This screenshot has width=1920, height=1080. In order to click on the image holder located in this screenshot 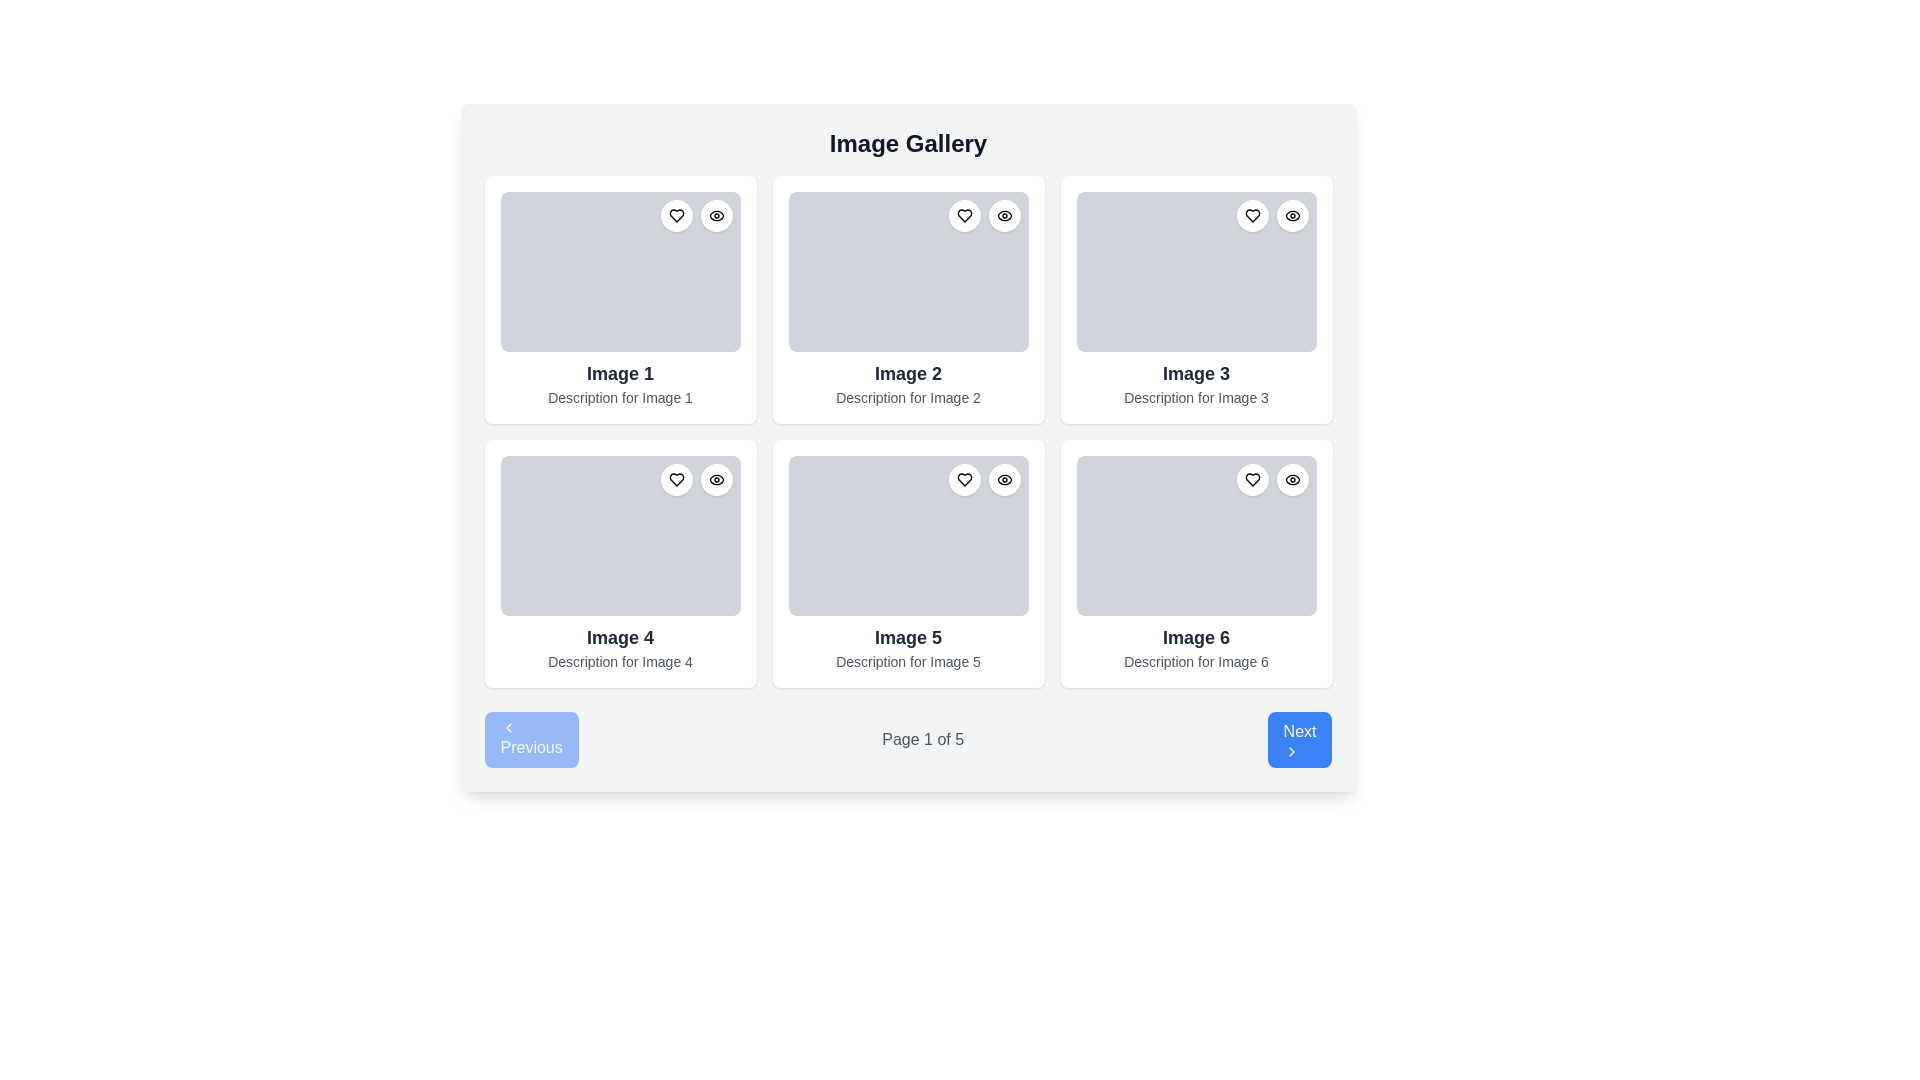, I will do `click(1196, 272)`.